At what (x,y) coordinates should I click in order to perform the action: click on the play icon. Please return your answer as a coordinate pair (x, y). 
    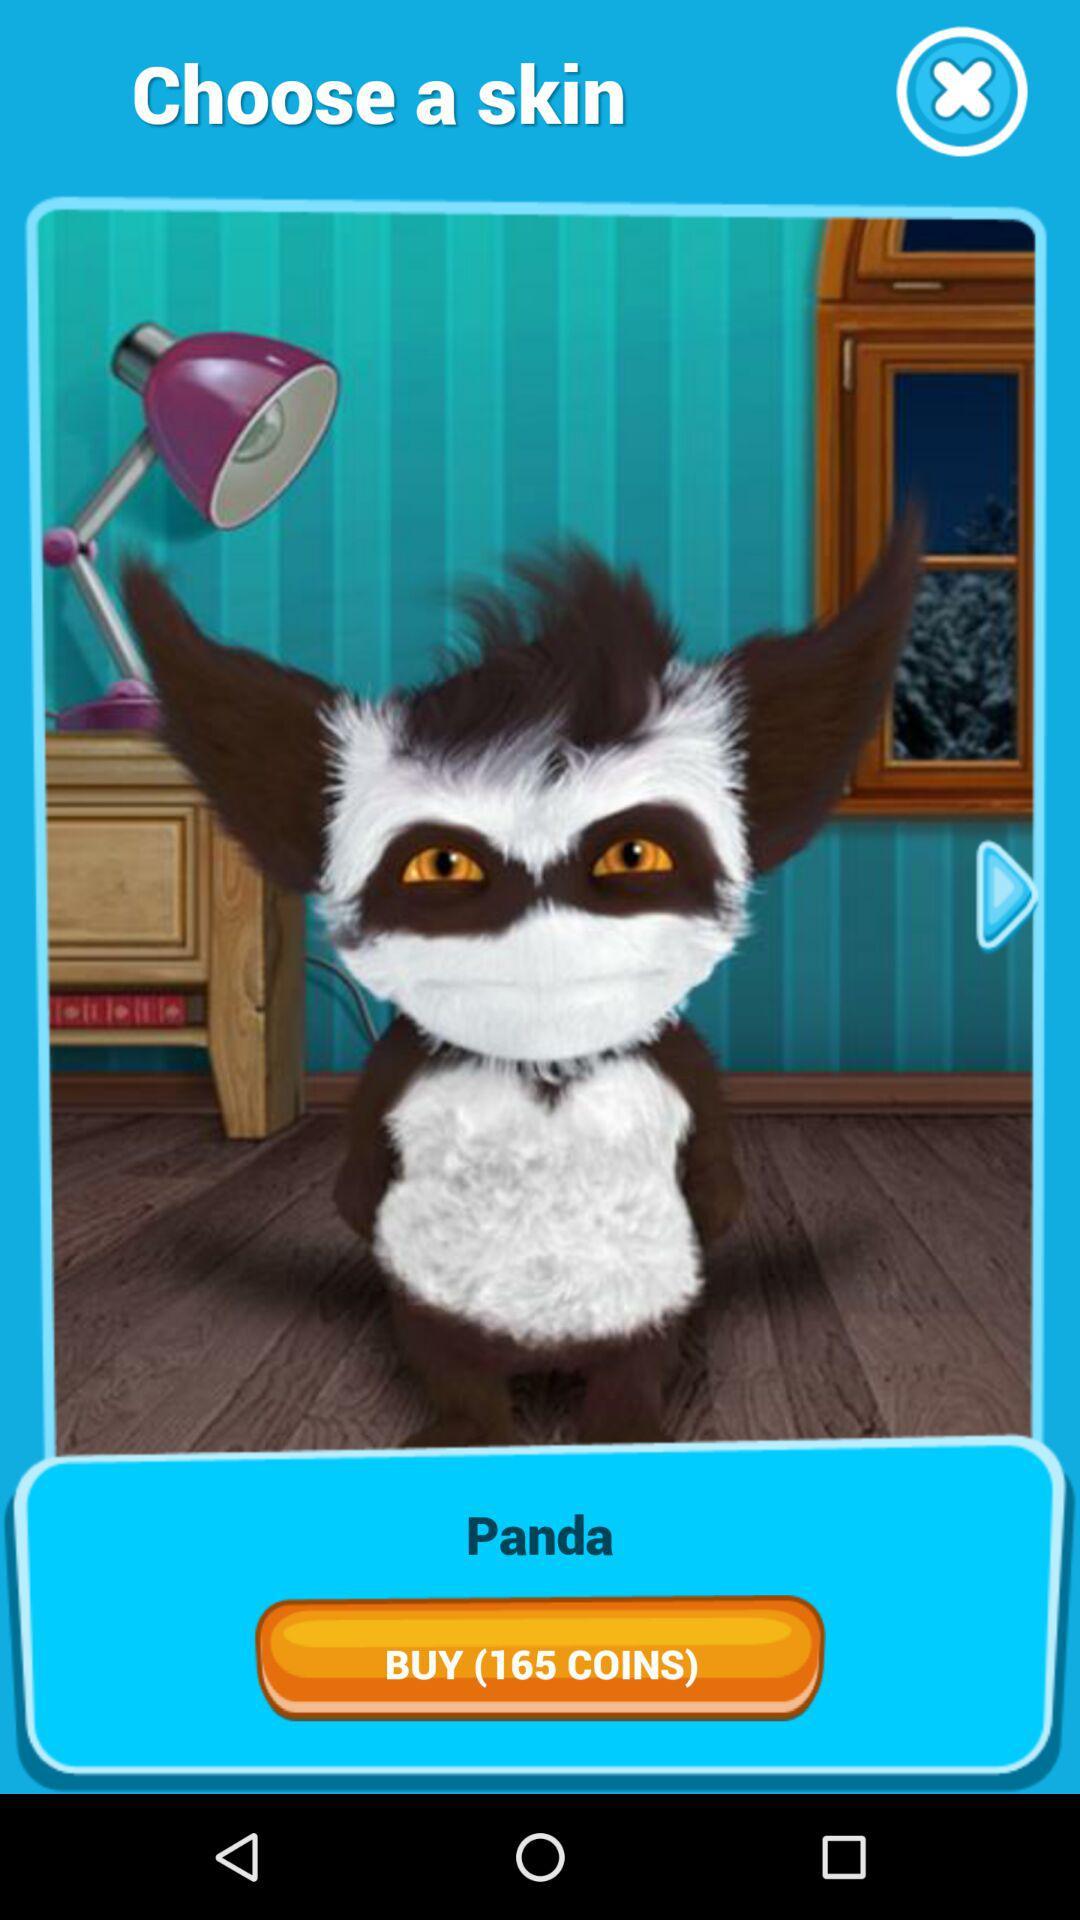
    Looking at the image, I should click on (1007, 958).